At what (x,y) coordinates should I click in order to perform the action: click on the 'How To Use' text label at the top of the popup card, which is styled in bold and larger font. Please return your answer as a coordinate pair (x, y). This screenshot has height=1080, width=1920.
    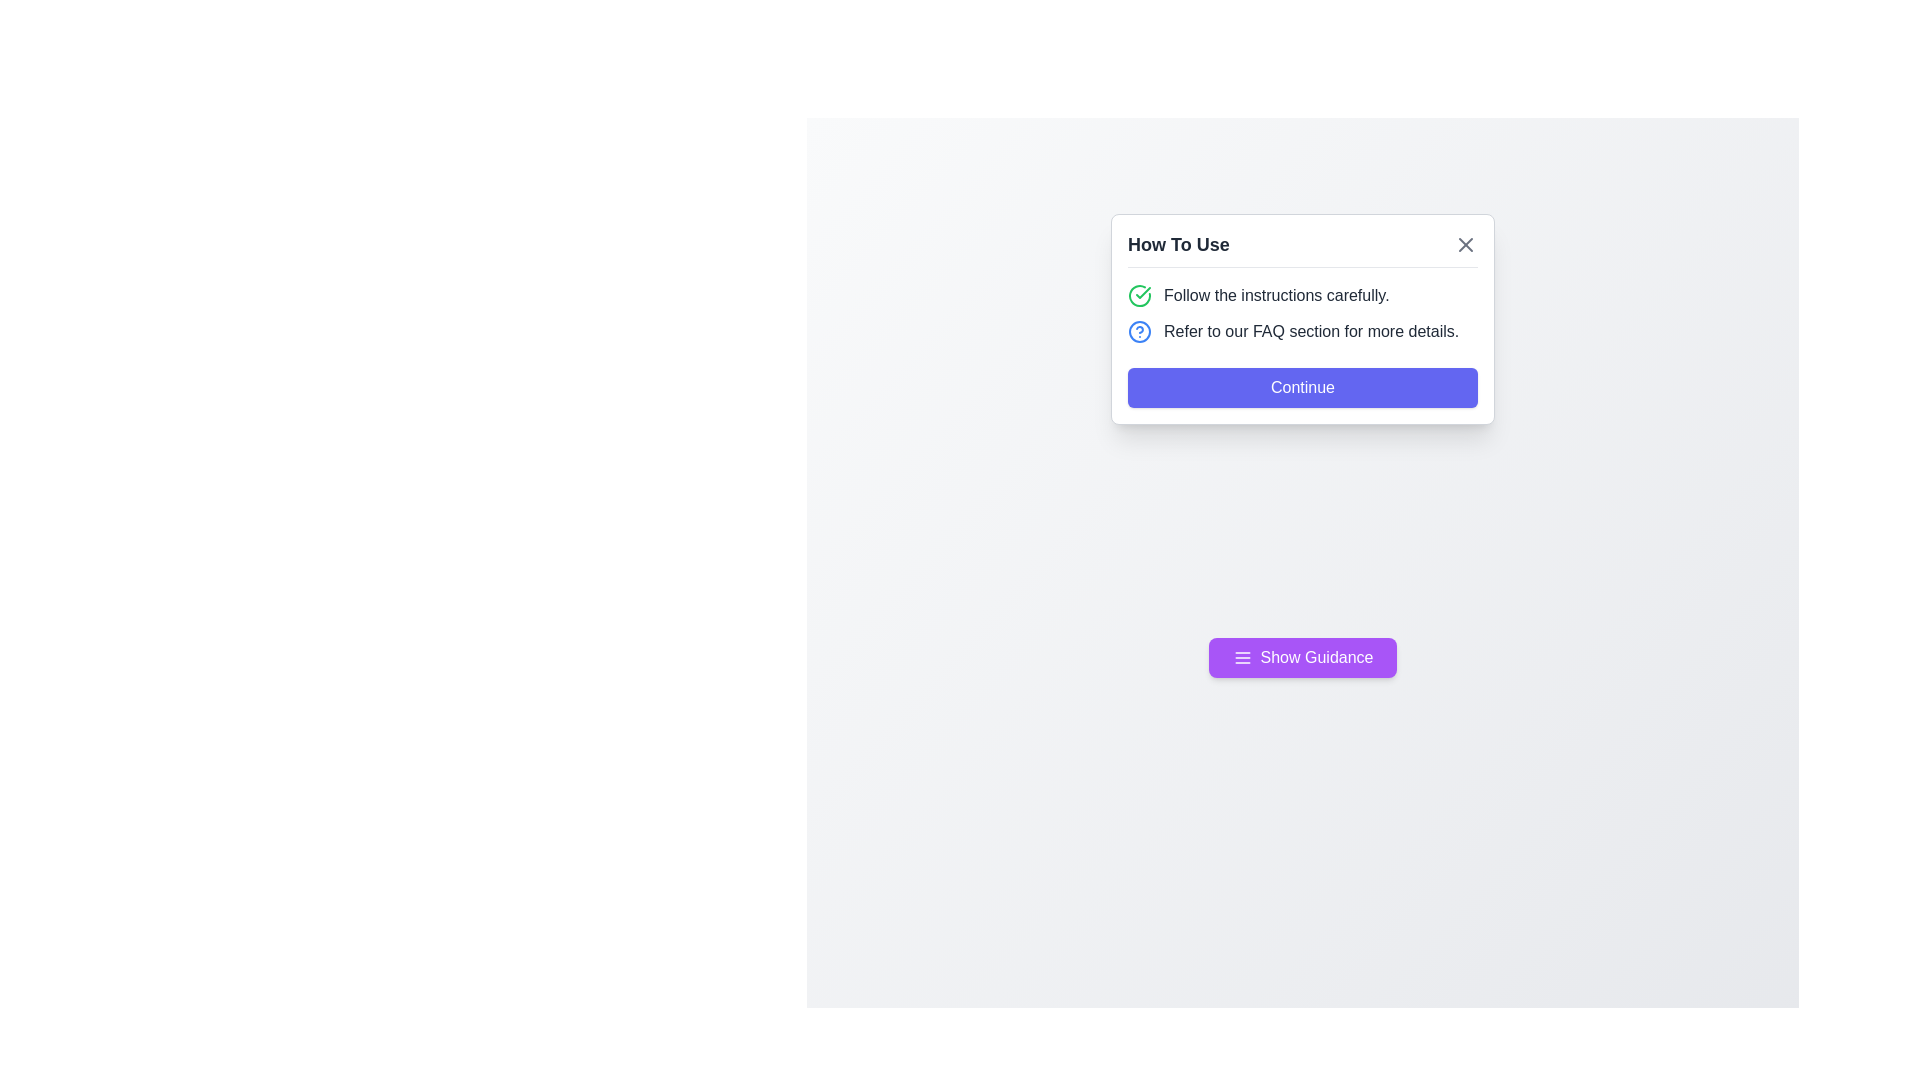
    Looking at the image, I should click on (1178, 244).